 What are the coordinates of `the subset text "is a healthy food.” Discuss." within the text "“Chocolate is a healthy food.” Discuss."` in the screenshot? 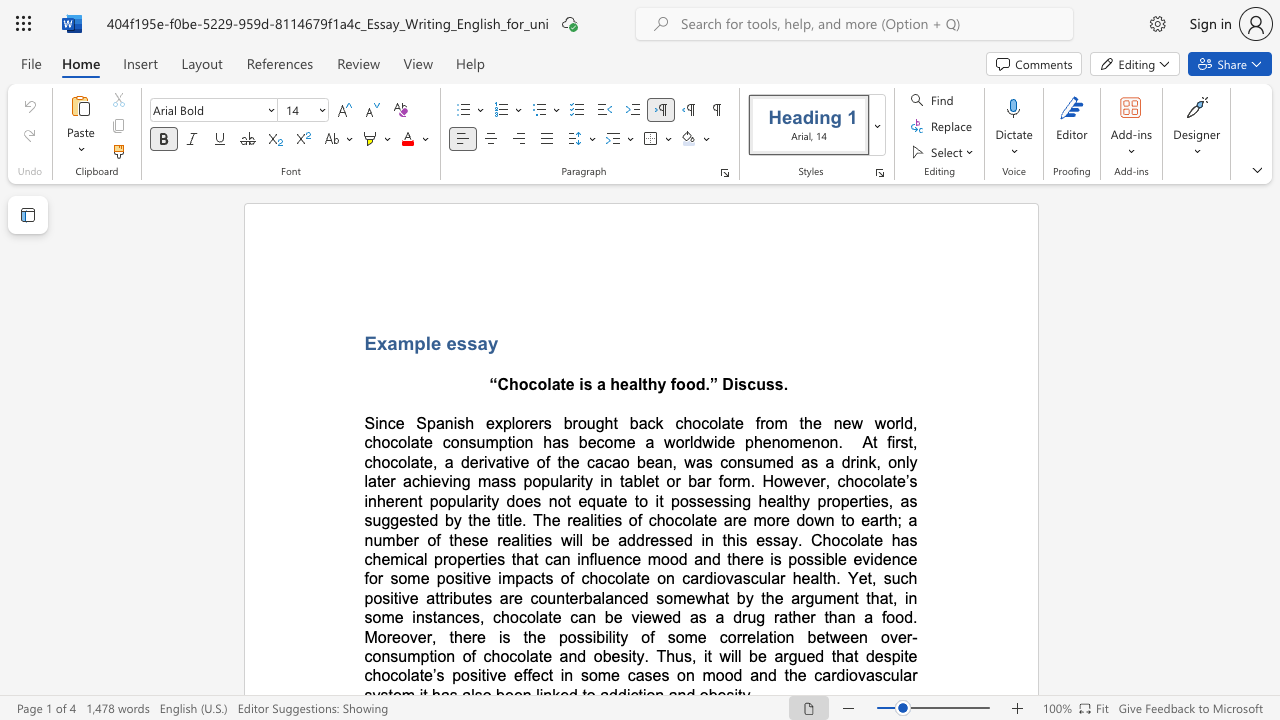 It's located at (578, 384).